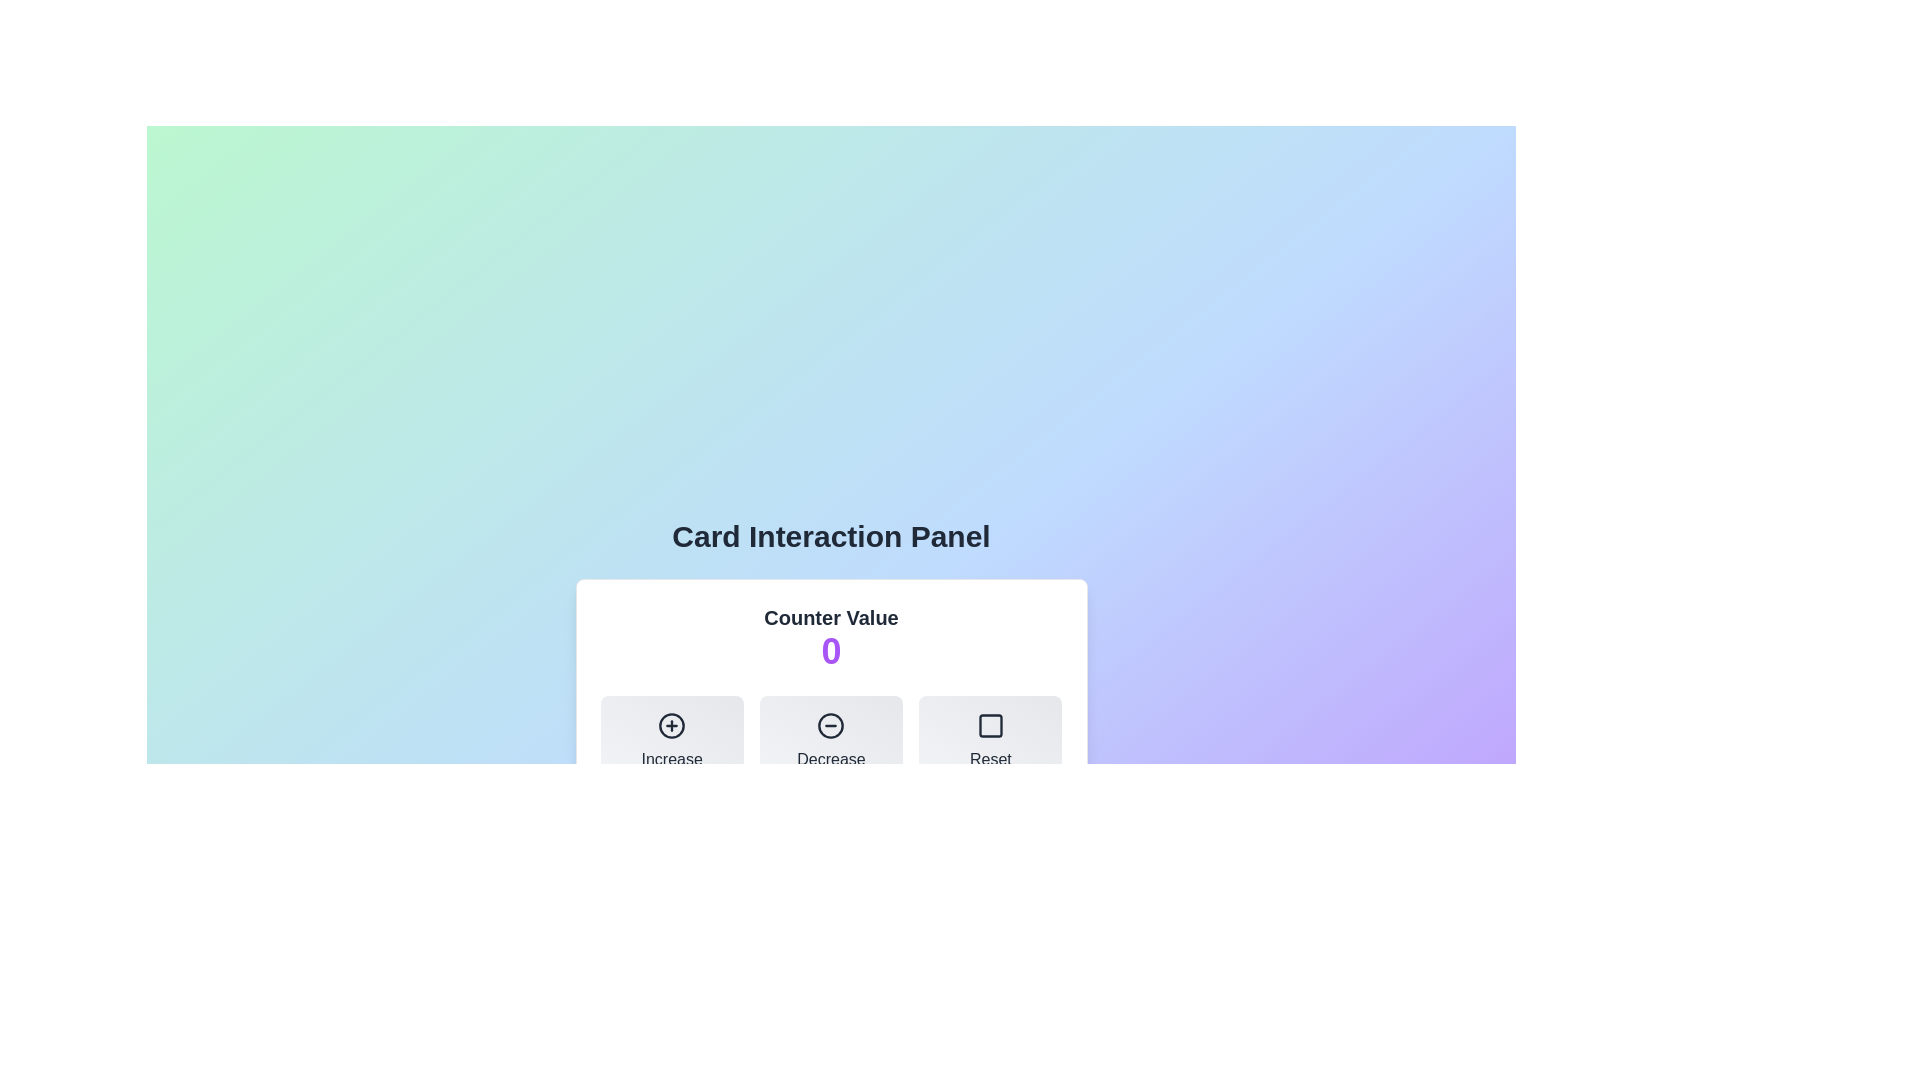 This screenshot has width=1920, height=1080. I want to click on the text label reading 'Counter Value', which is styled with a bold font and located above the numeric display in the center of the panel, so click(831, 616).